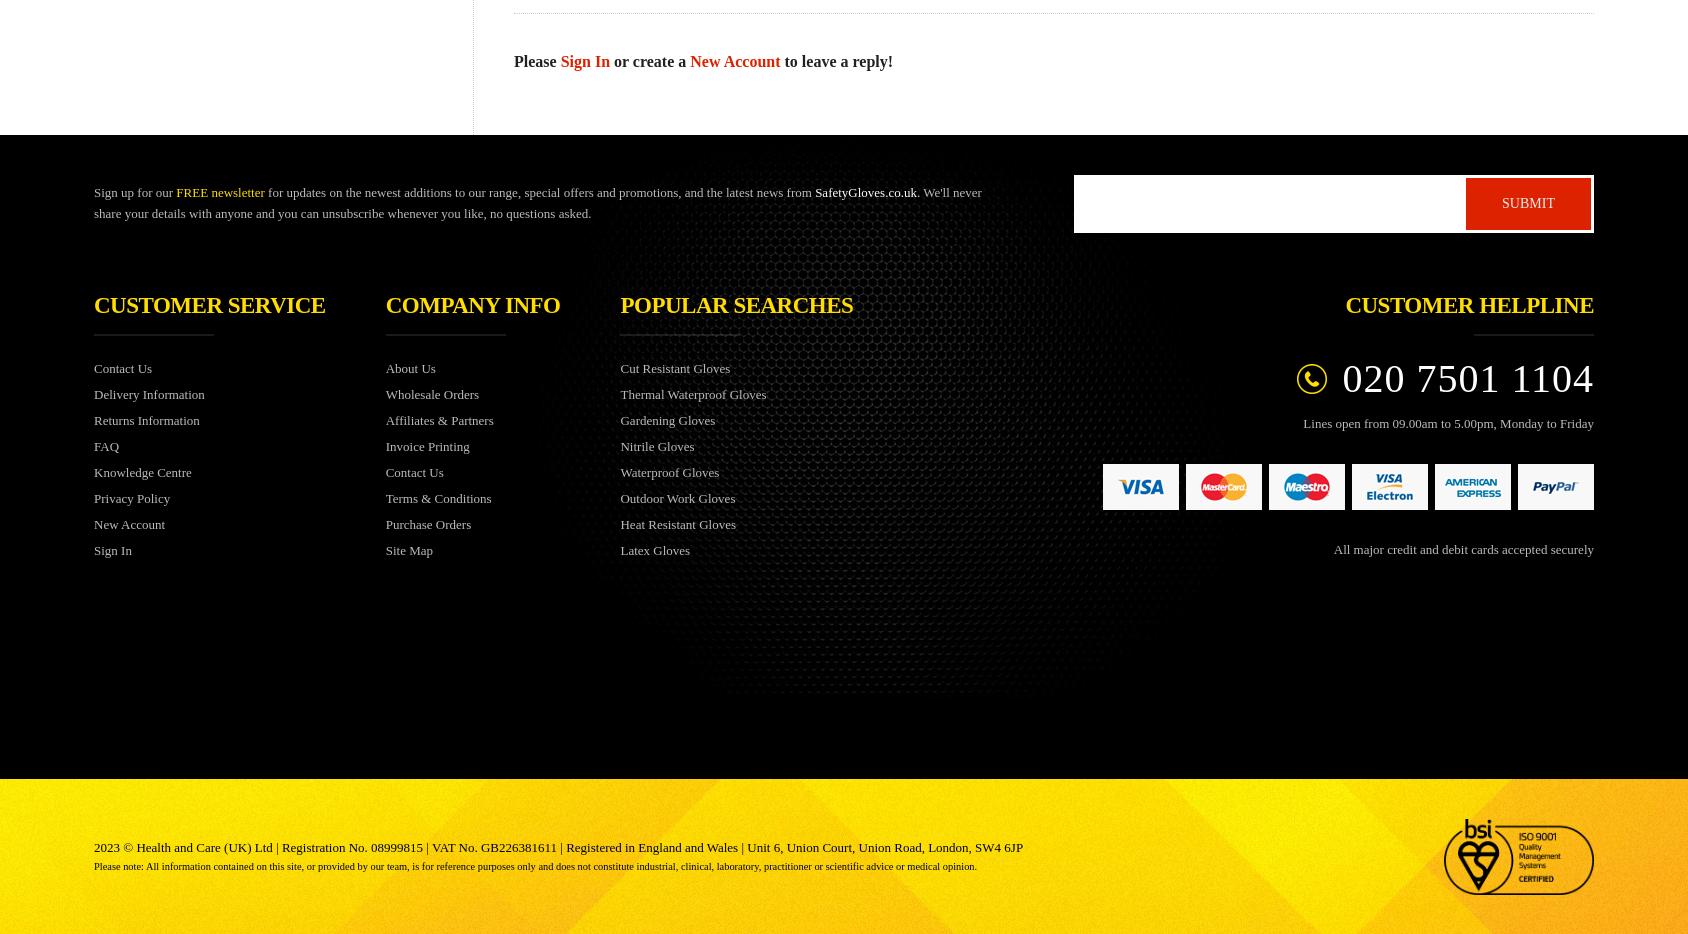  What do you see at coordinates (409, 549) in the screenshot?
I see `'Site Map'` at bounding box center [409, 549].